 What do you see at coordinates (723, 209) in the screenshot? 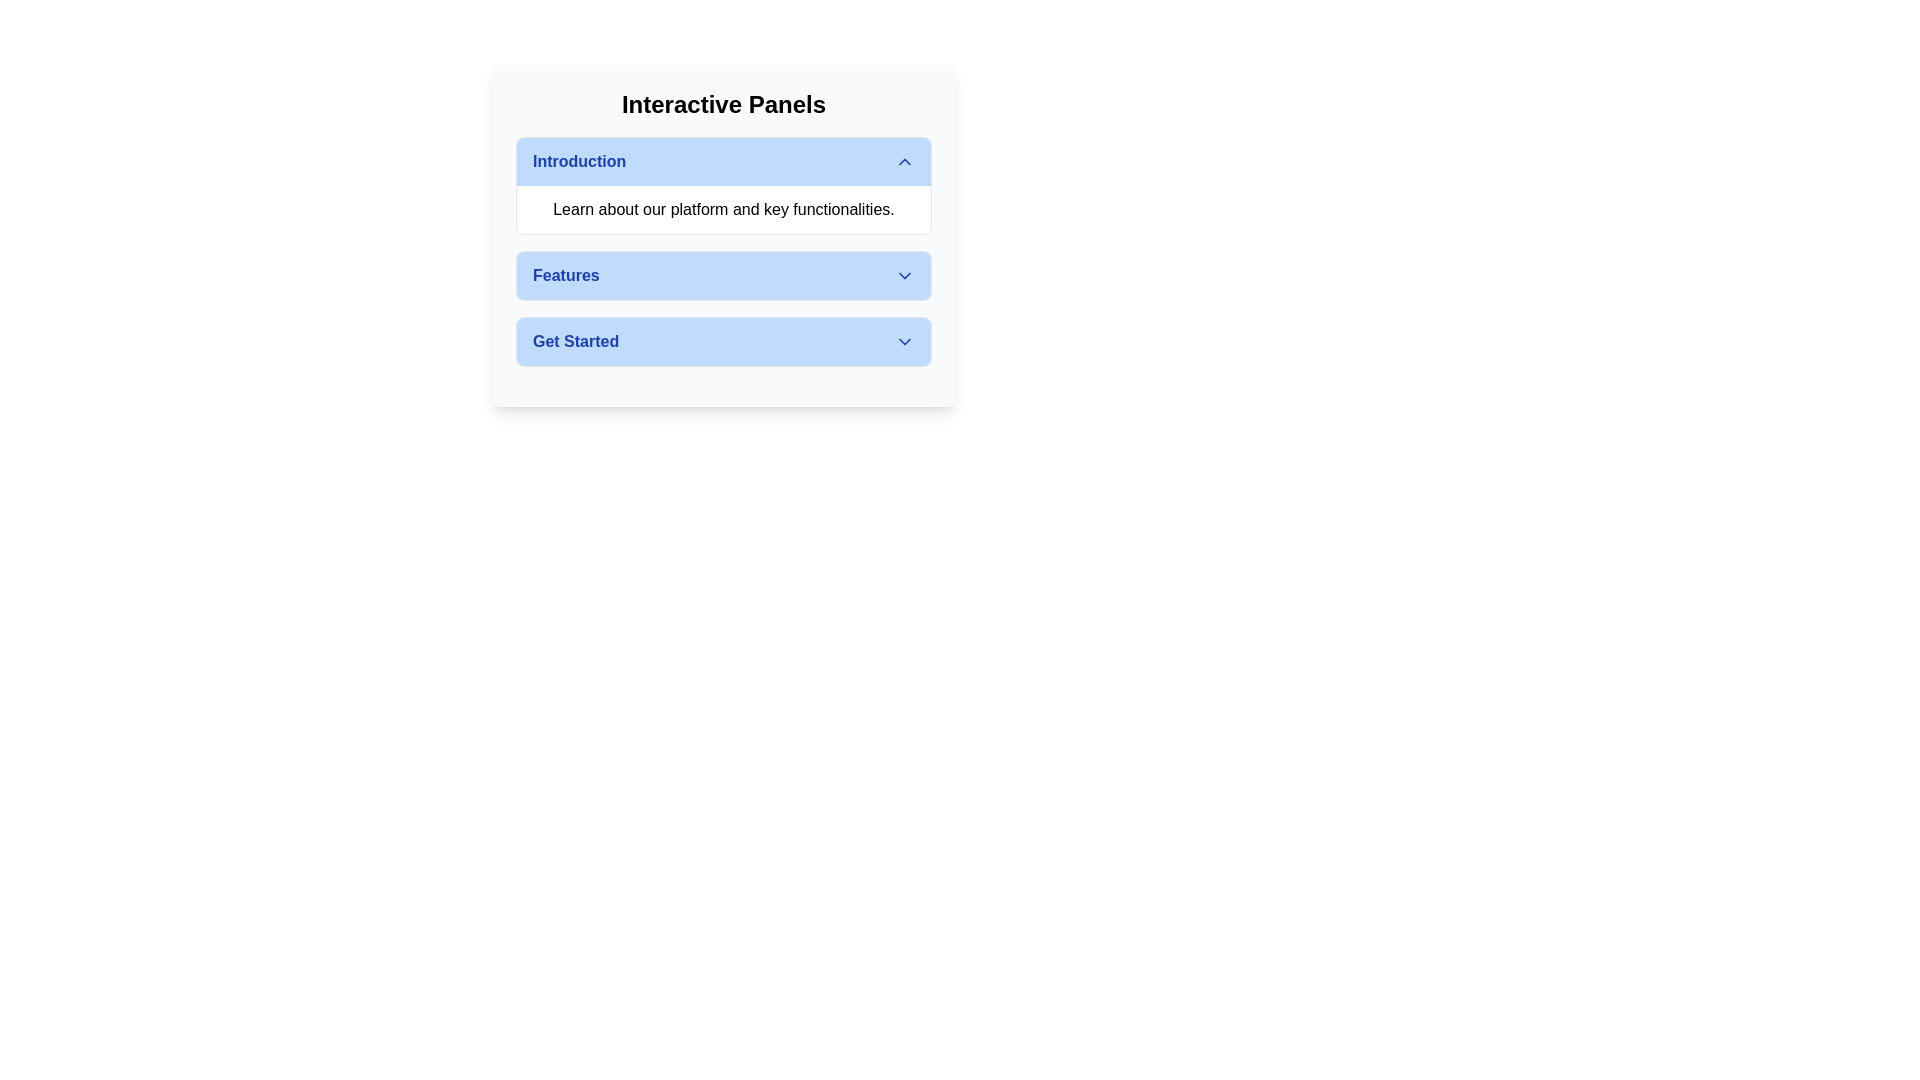
I see `the static text displaying 'Learn about our platform and key functionalities.' located under the 'Introduction' header in the 'Interactive Panels' section` at bounding box center [723, 209].